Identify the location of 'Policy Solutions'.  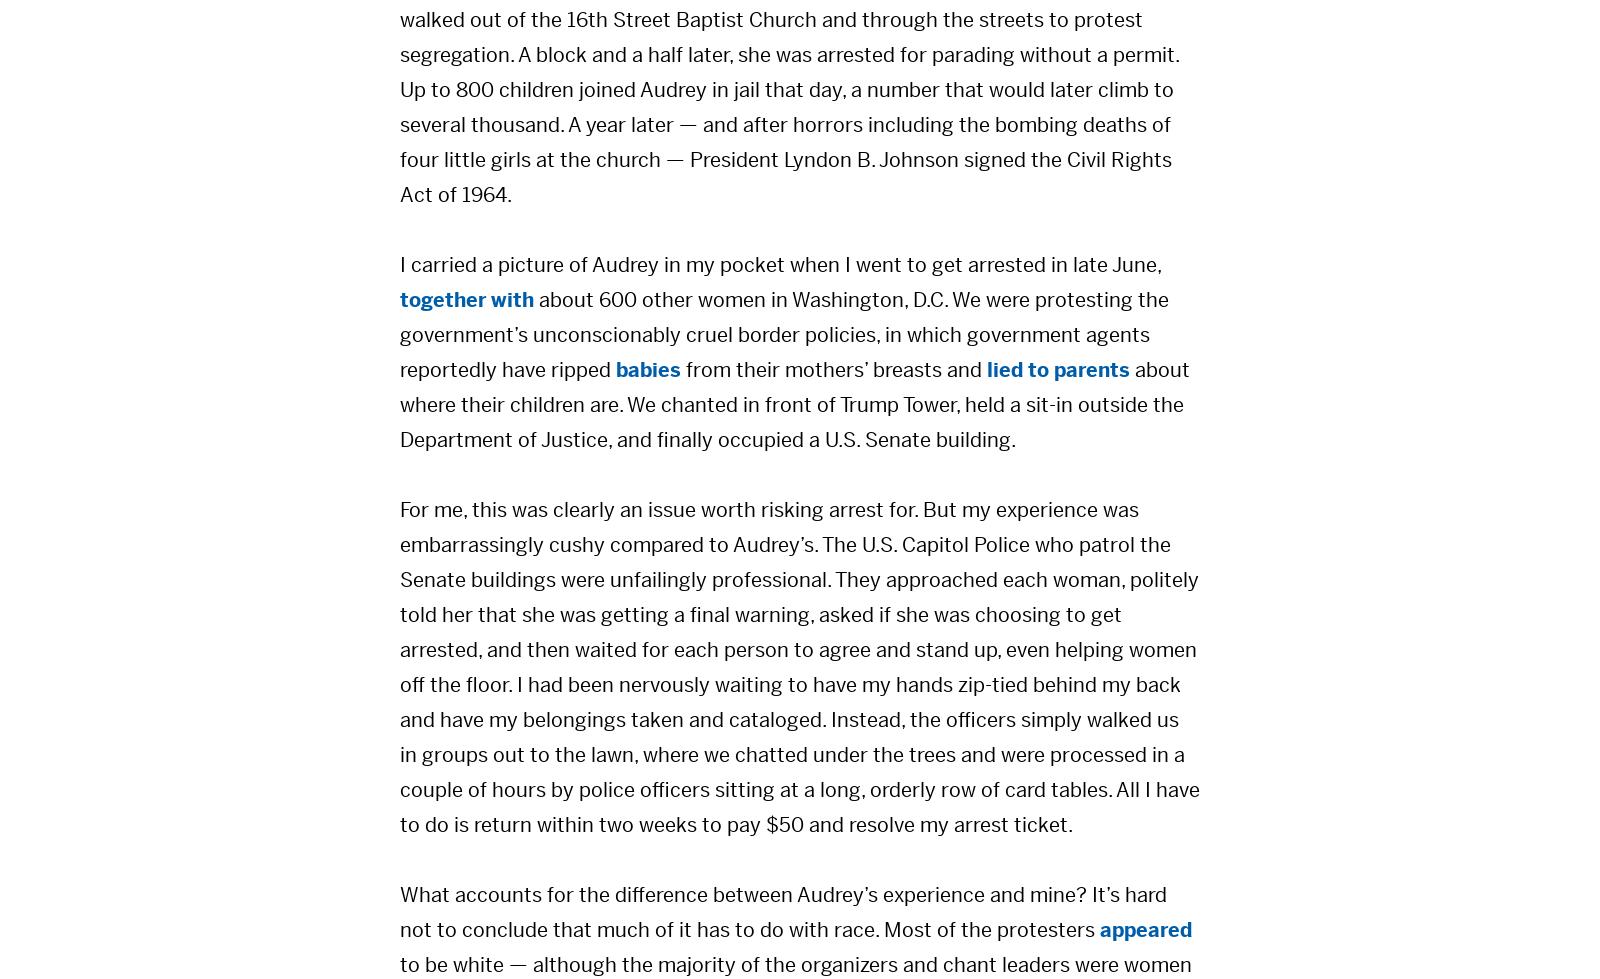
(506, 590).